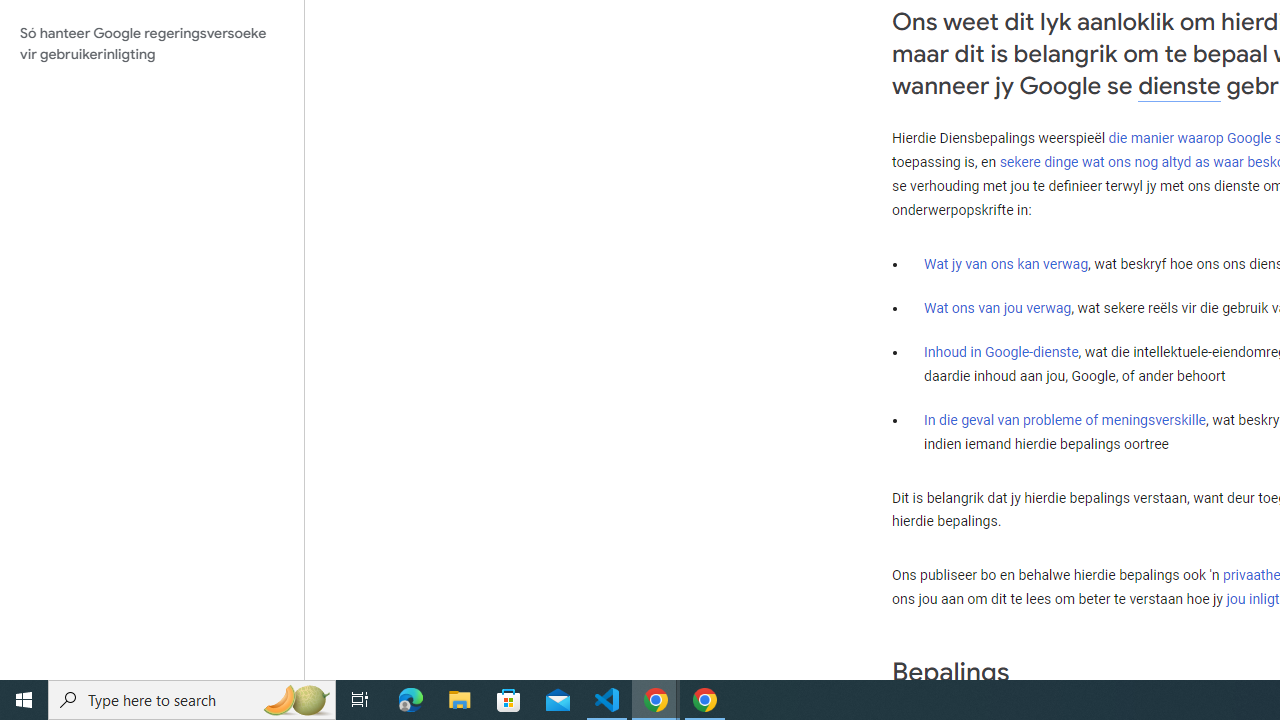 The image size is (1280, 720). I want to click on 'Inhoud in Google-dienste', so click(1001, 350).